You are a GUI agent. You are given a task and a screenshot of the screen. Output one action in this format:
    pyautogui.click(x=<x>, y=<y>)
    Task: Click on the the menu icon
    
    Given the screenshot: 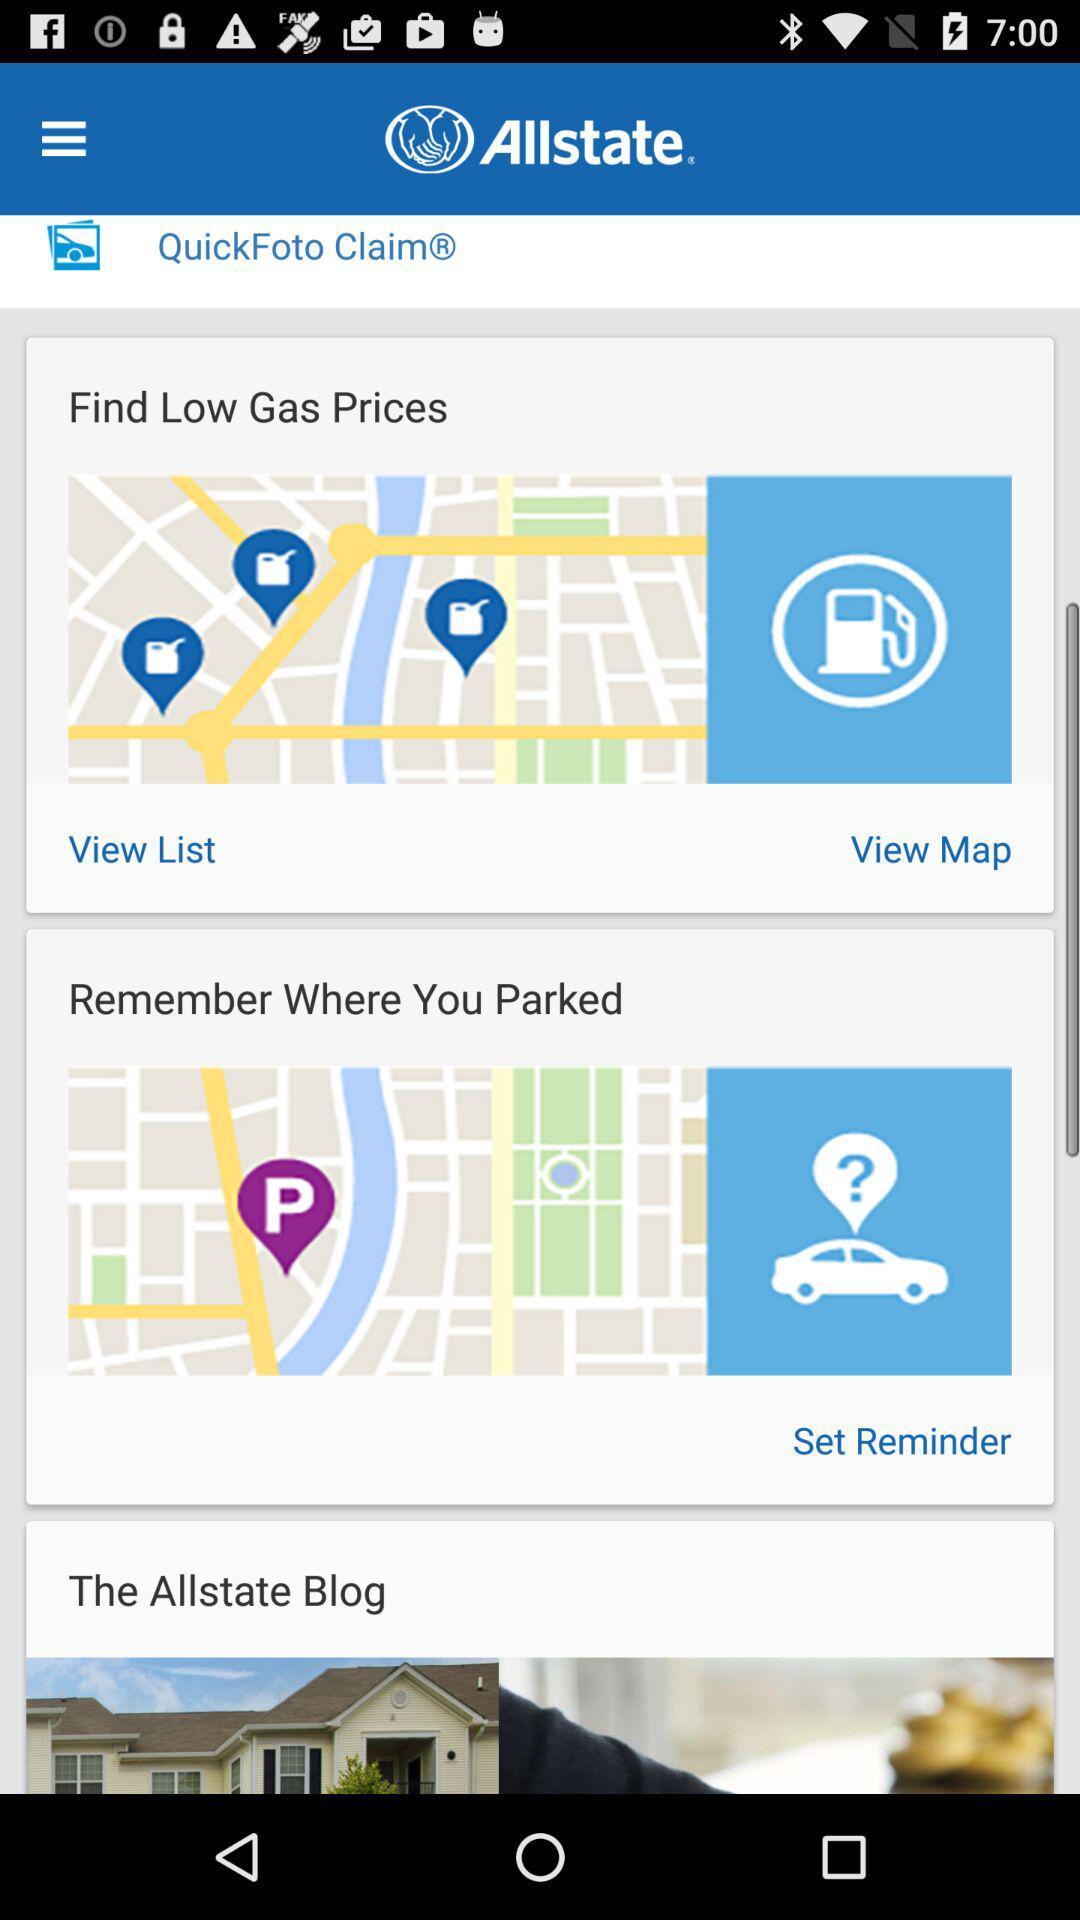 What is the action you would take?
    pyautogui.click(x=63, y=147)
    